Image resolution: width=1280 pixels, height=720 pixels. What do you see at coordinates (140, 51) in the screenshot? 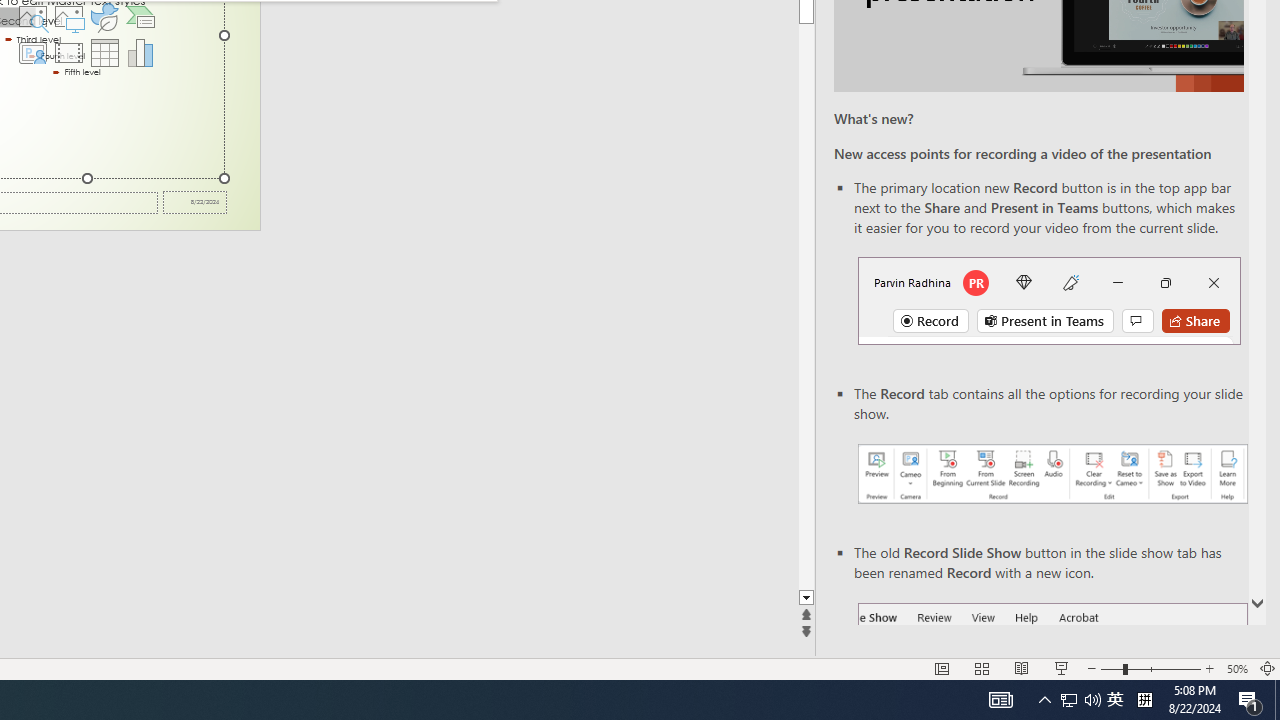
I see `'Insert Chart'` at bounding box center [140, 51].